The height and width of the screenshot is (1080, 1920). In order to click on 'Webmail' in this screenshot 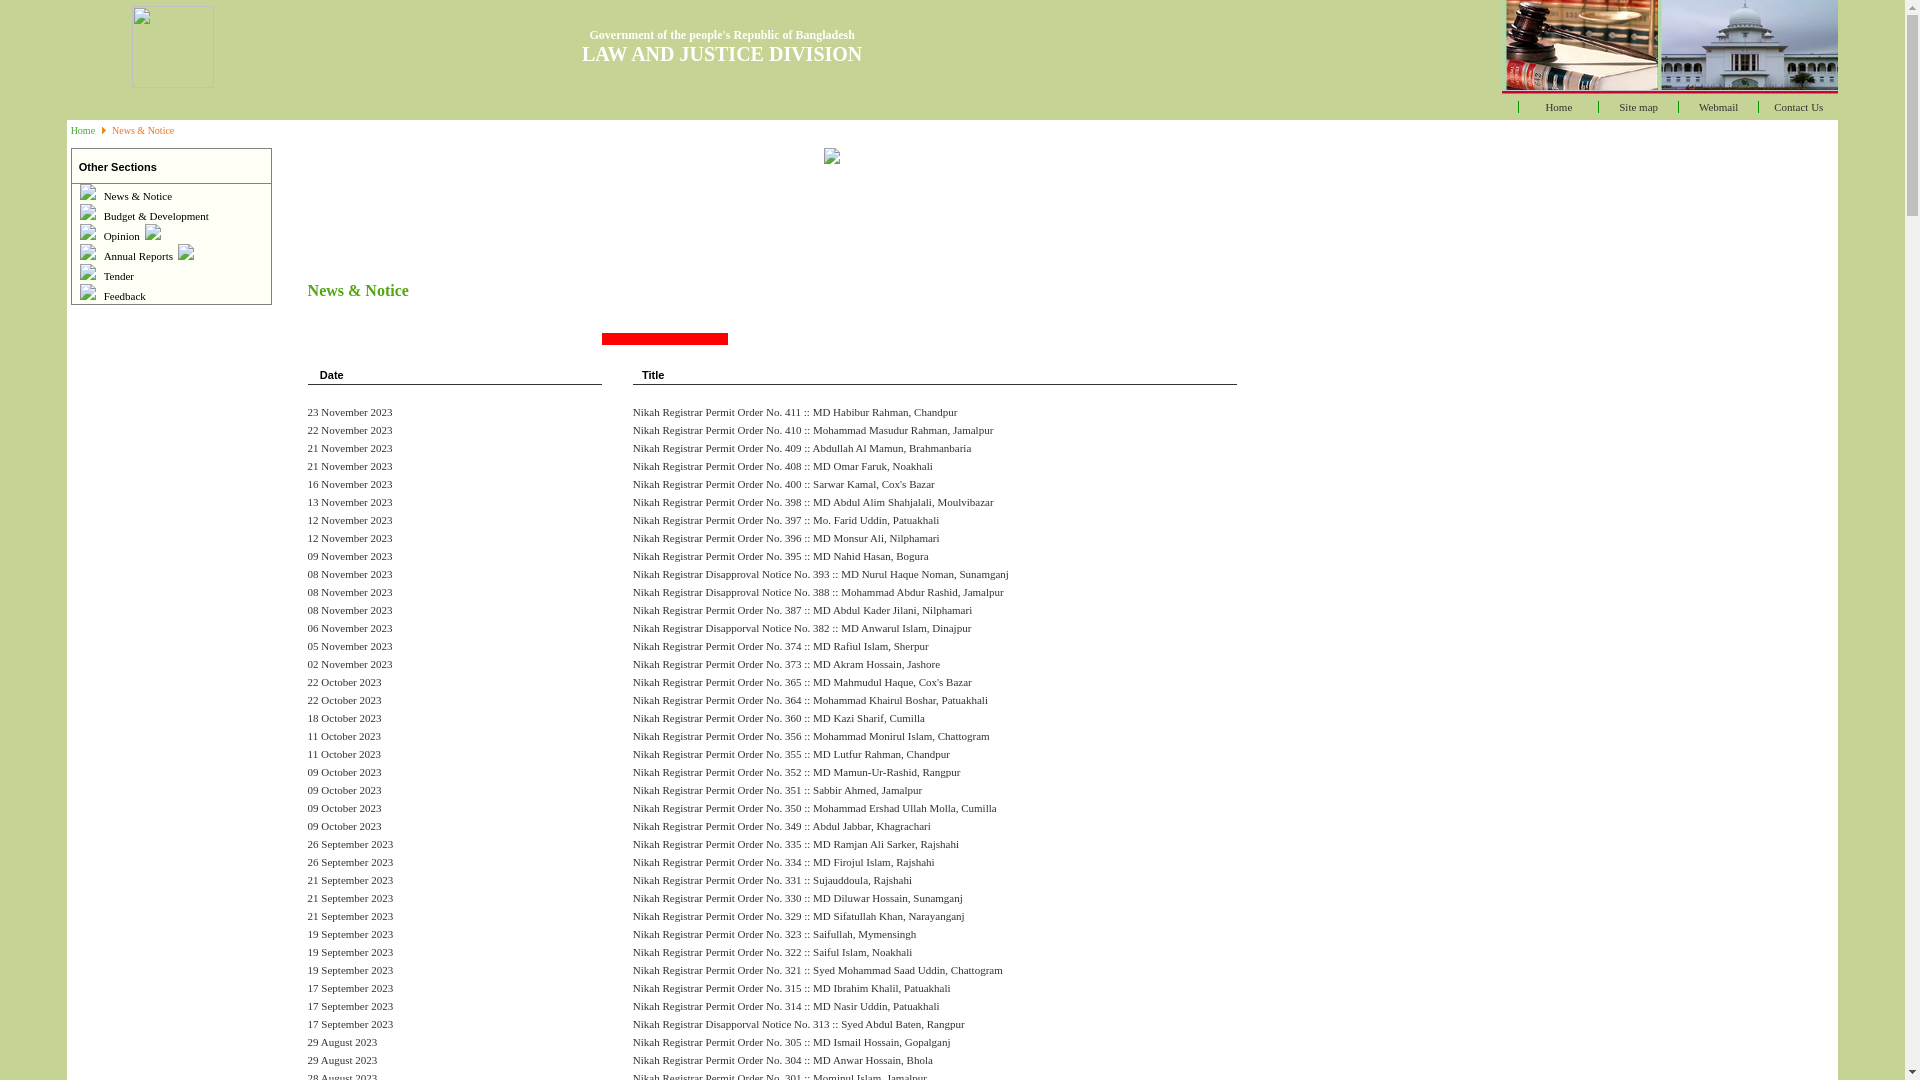, I will do `click(1698, 107)`.